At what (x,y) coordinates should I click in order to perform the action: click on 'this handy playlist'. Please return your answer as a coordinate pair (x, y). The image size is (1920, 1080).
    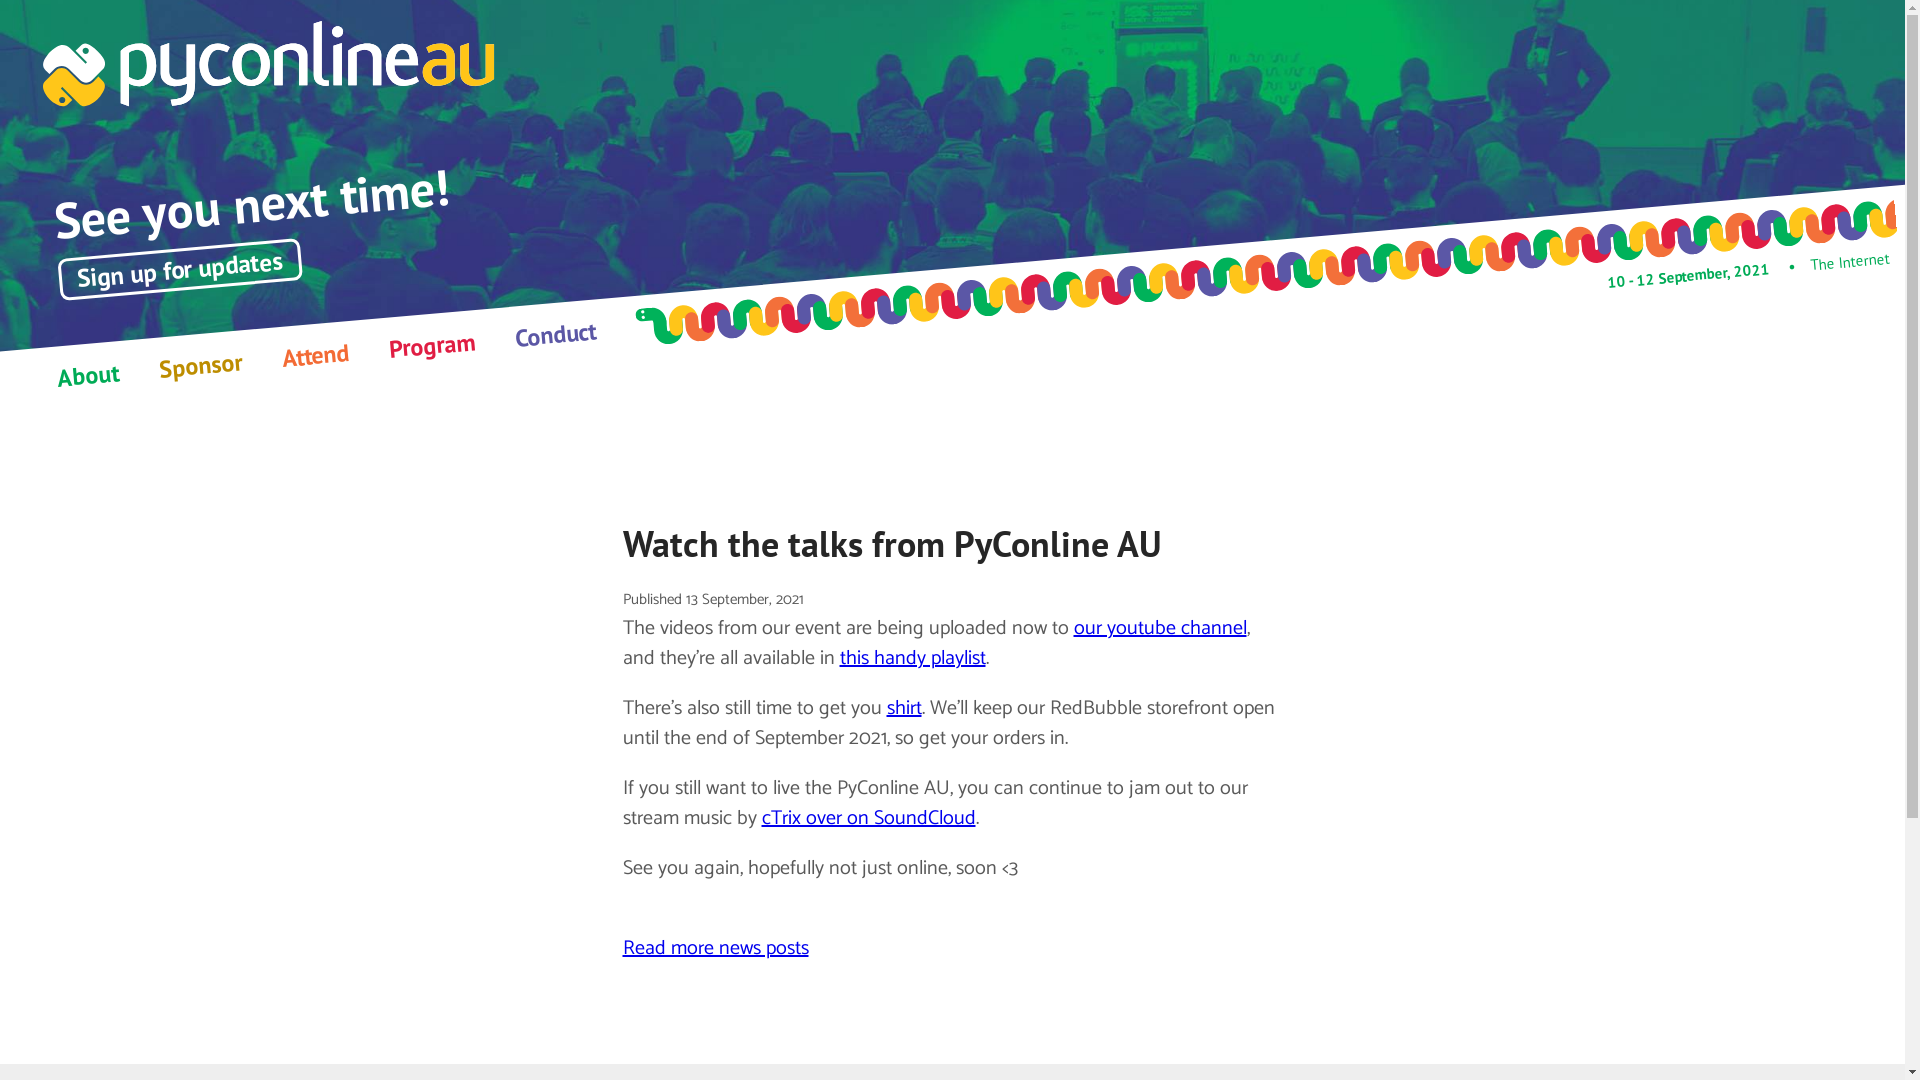
    Looking at the image, I should click on (911, 658).